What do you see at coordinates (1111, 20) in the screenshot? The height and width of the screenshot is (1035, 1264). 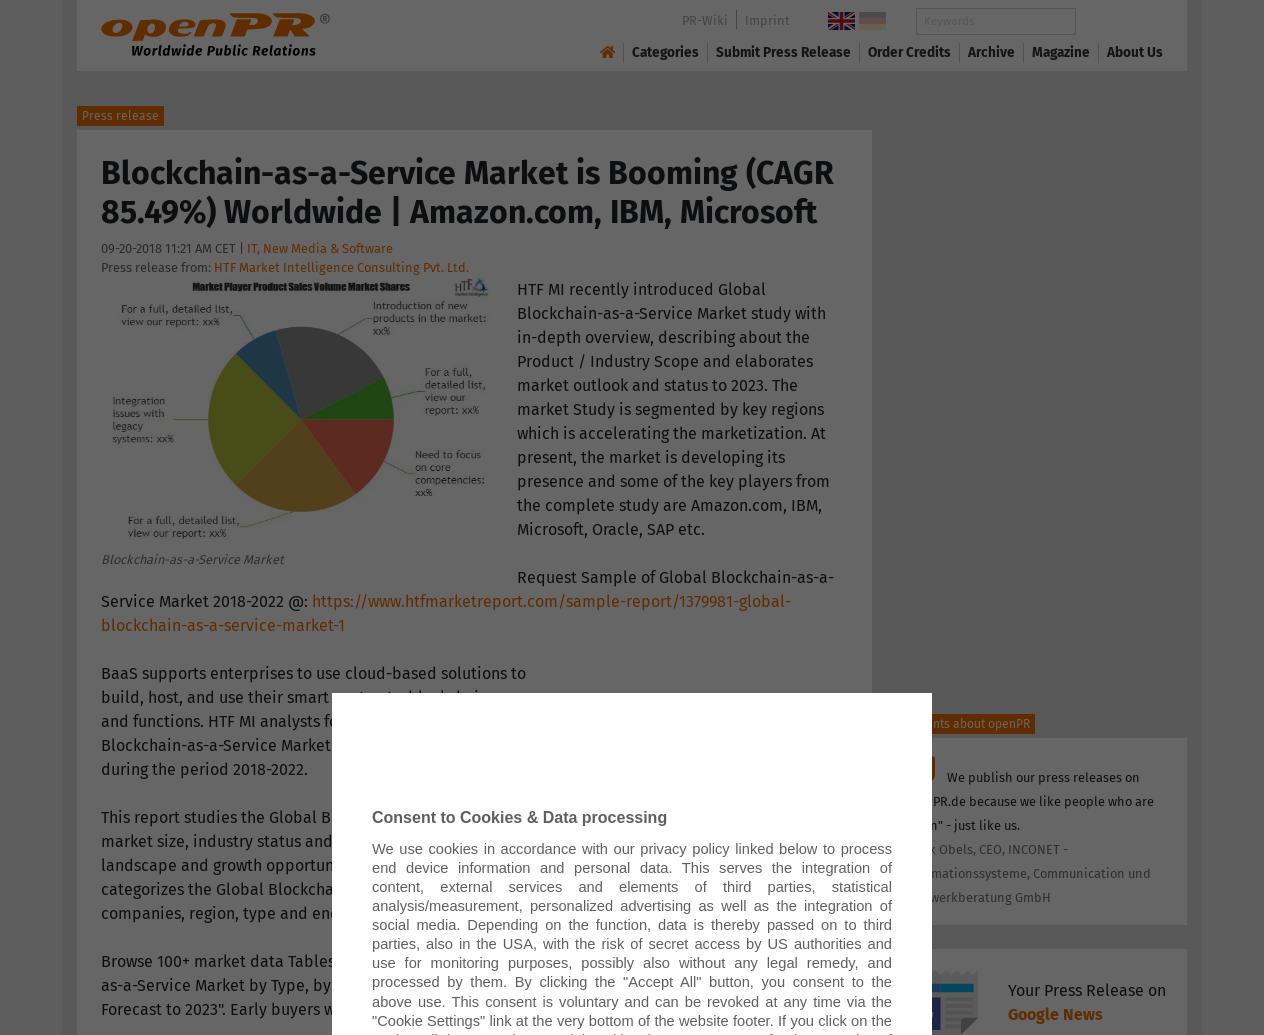 I see `'Search'` at bounding box center [1111, 20].